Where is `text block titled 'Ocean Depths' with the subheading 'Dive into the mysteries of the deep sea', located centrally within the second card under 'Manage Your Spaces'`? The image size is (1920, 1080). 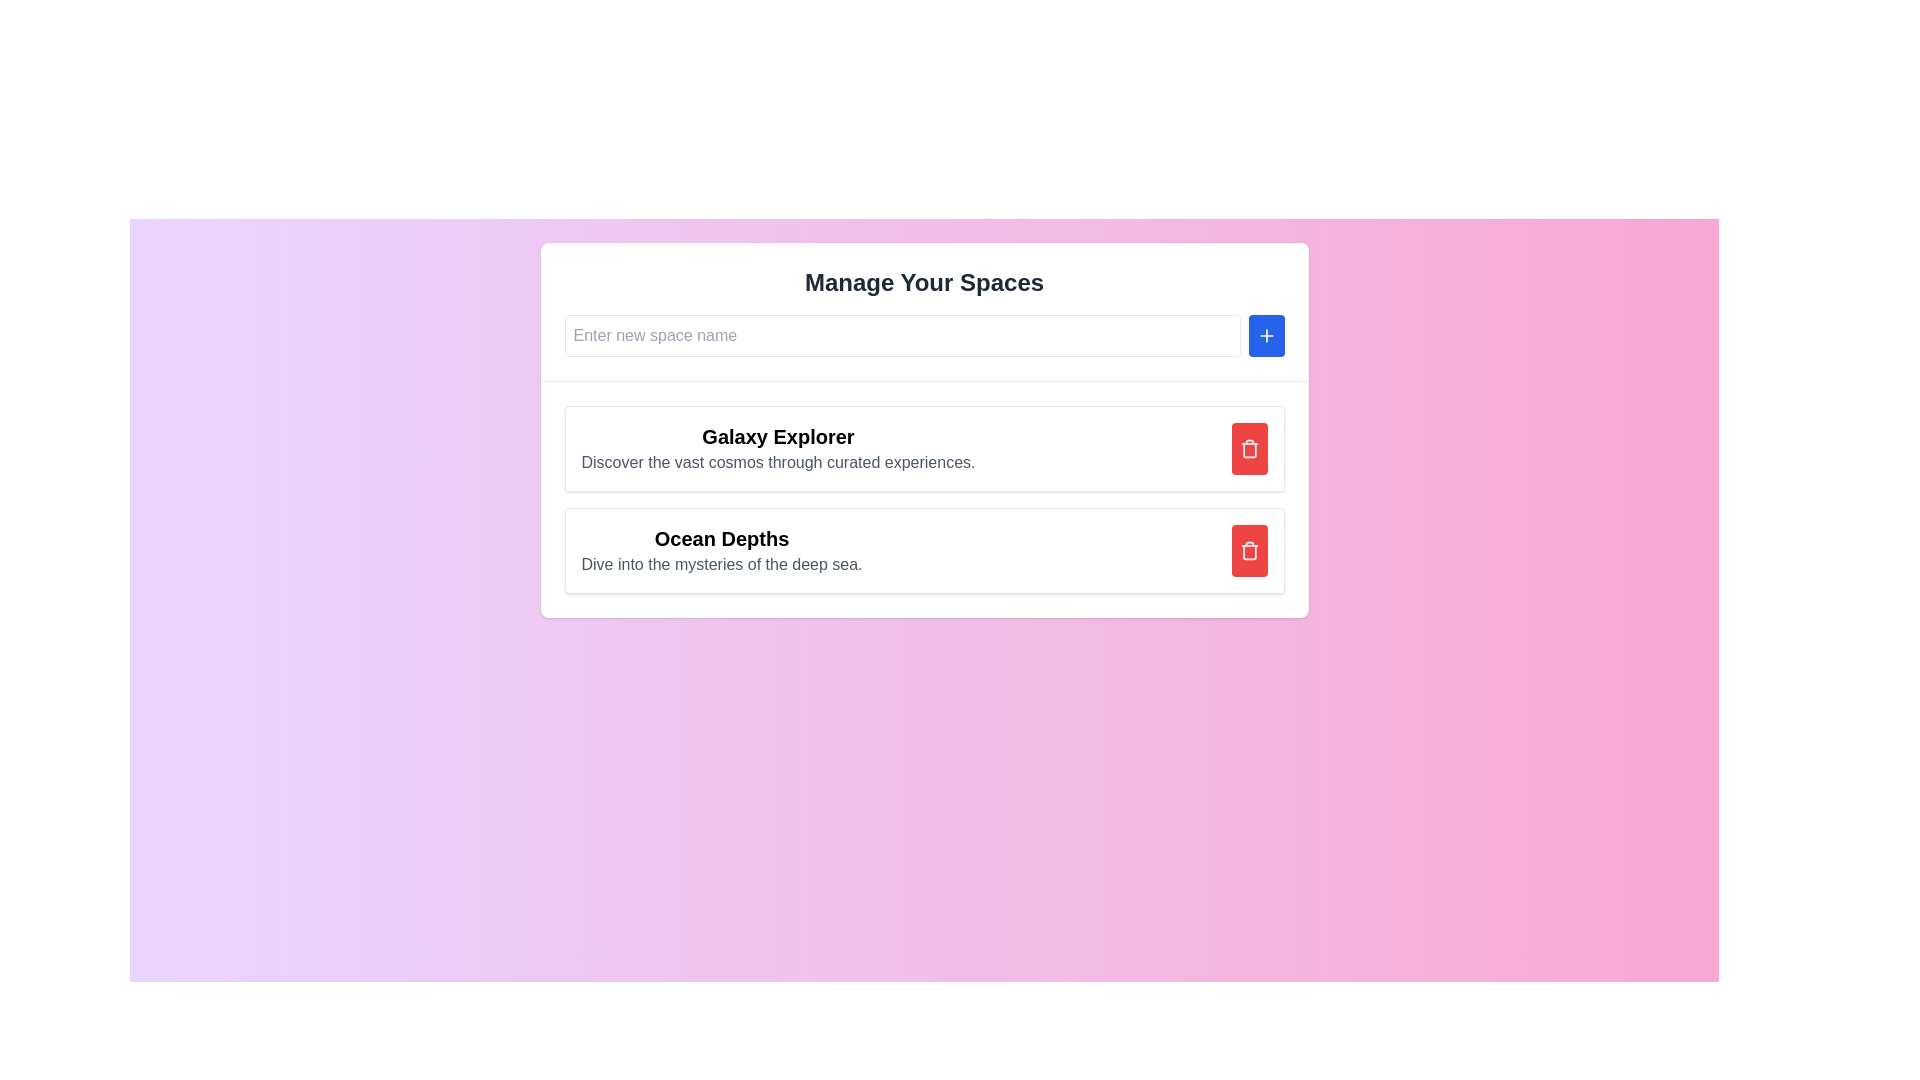 text block titled 'Ocean Depths' with the subheading 'Dive into the mysteries of the deep sea', located centrally within the second card under 'Manage Your Spaces' is located at coordinates (721, 551).